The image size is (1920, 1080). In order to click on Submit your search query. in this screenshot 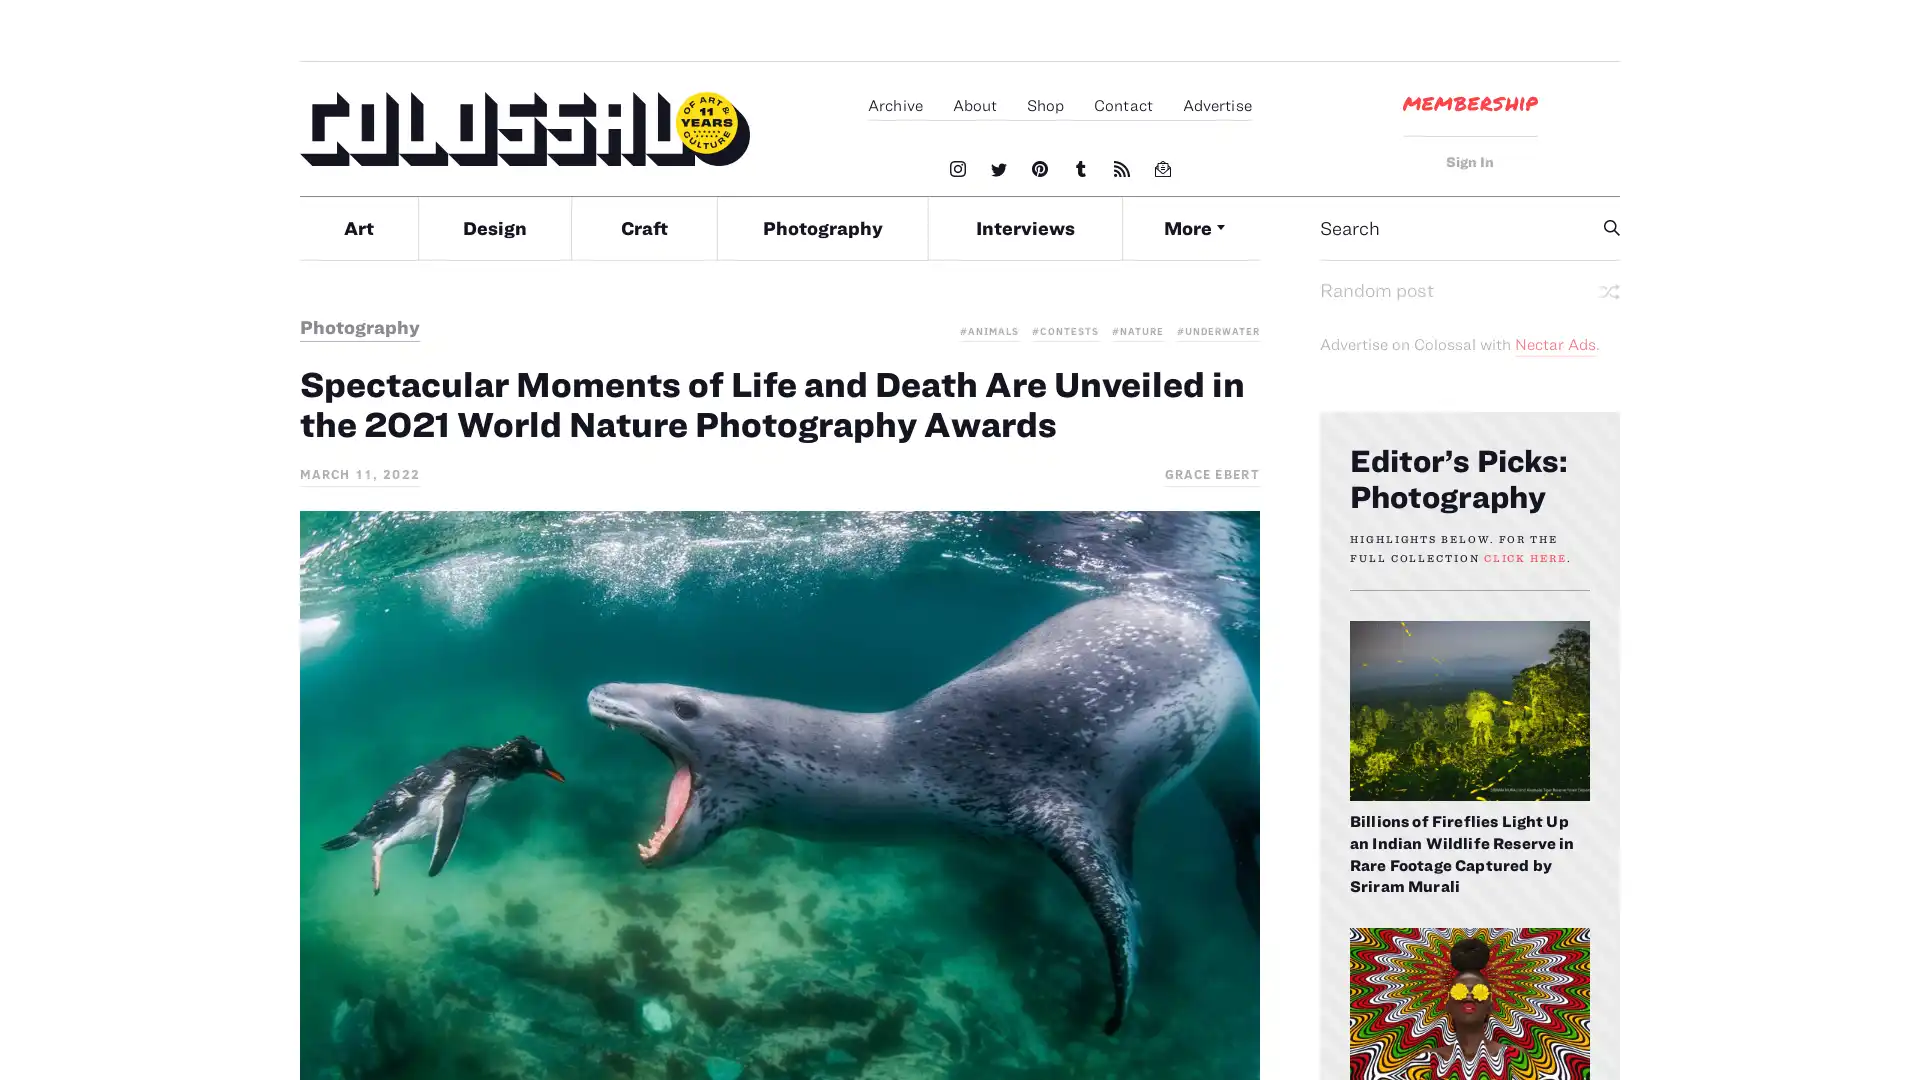, I will do `click(1612, 226)`.